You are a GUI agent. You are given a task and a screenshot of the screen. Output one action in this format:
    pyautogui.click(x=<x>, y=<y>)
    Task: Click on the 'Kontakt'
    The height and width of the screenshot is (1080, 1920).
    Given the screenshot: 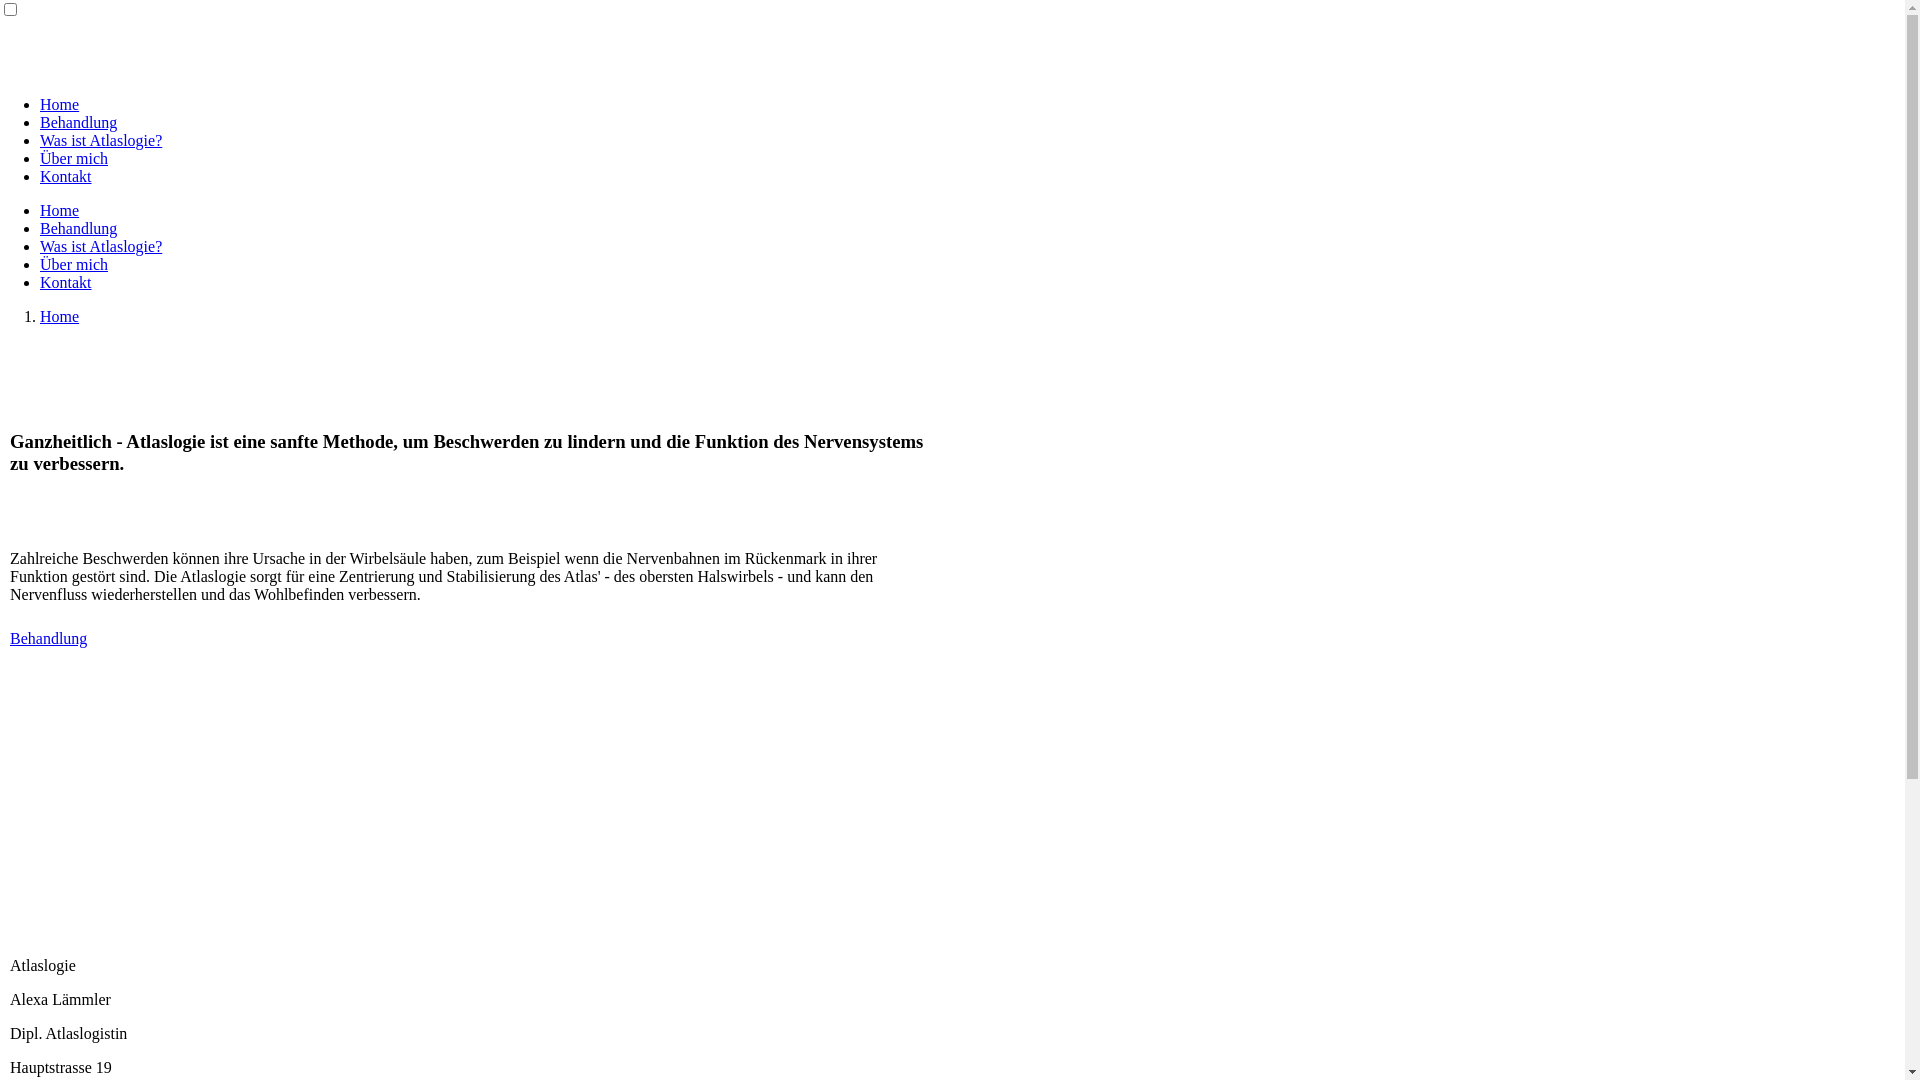 What is the action you would take?
    pyautogui.click(x=66, y=282)
    